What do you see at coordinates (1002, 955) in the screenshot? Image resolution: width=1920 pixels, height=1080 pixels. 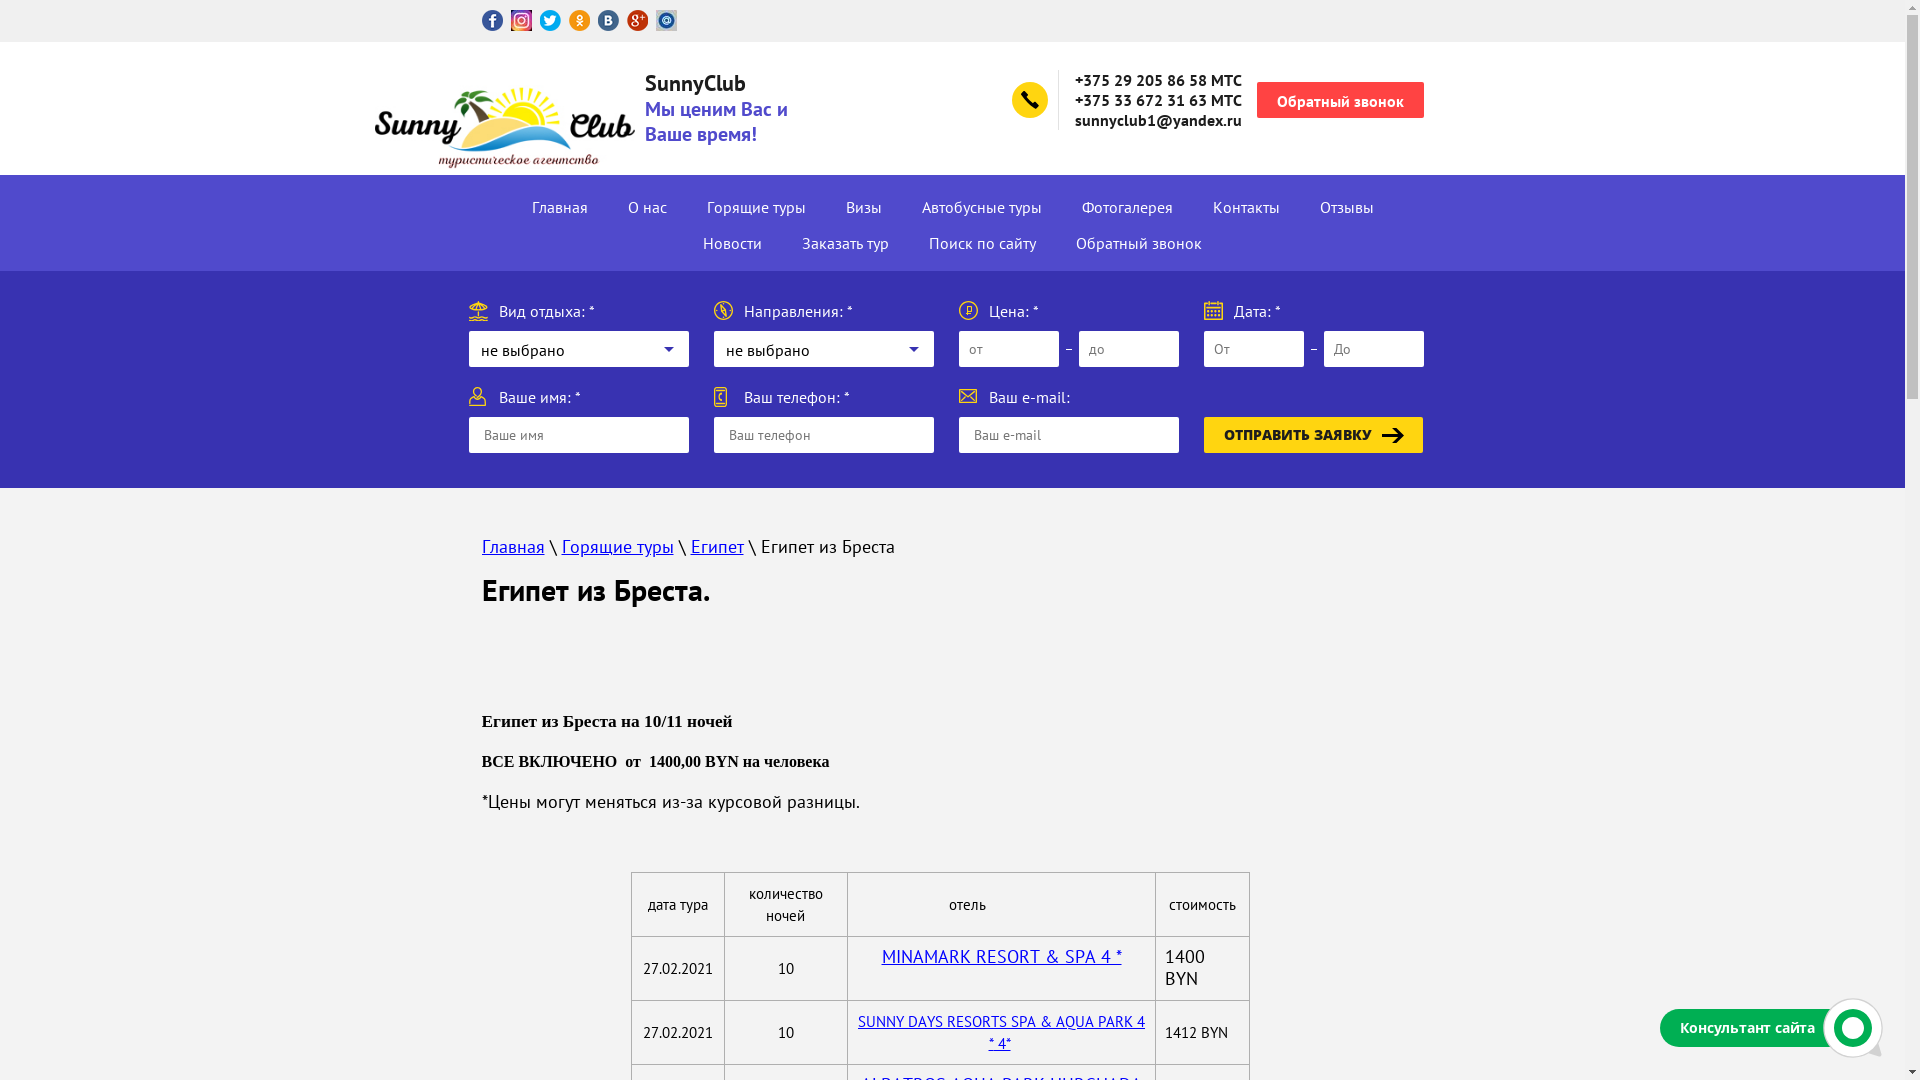 I see `'MINAMARK RESORT & SPA 4 *'` at bounding box center [1002, 955].